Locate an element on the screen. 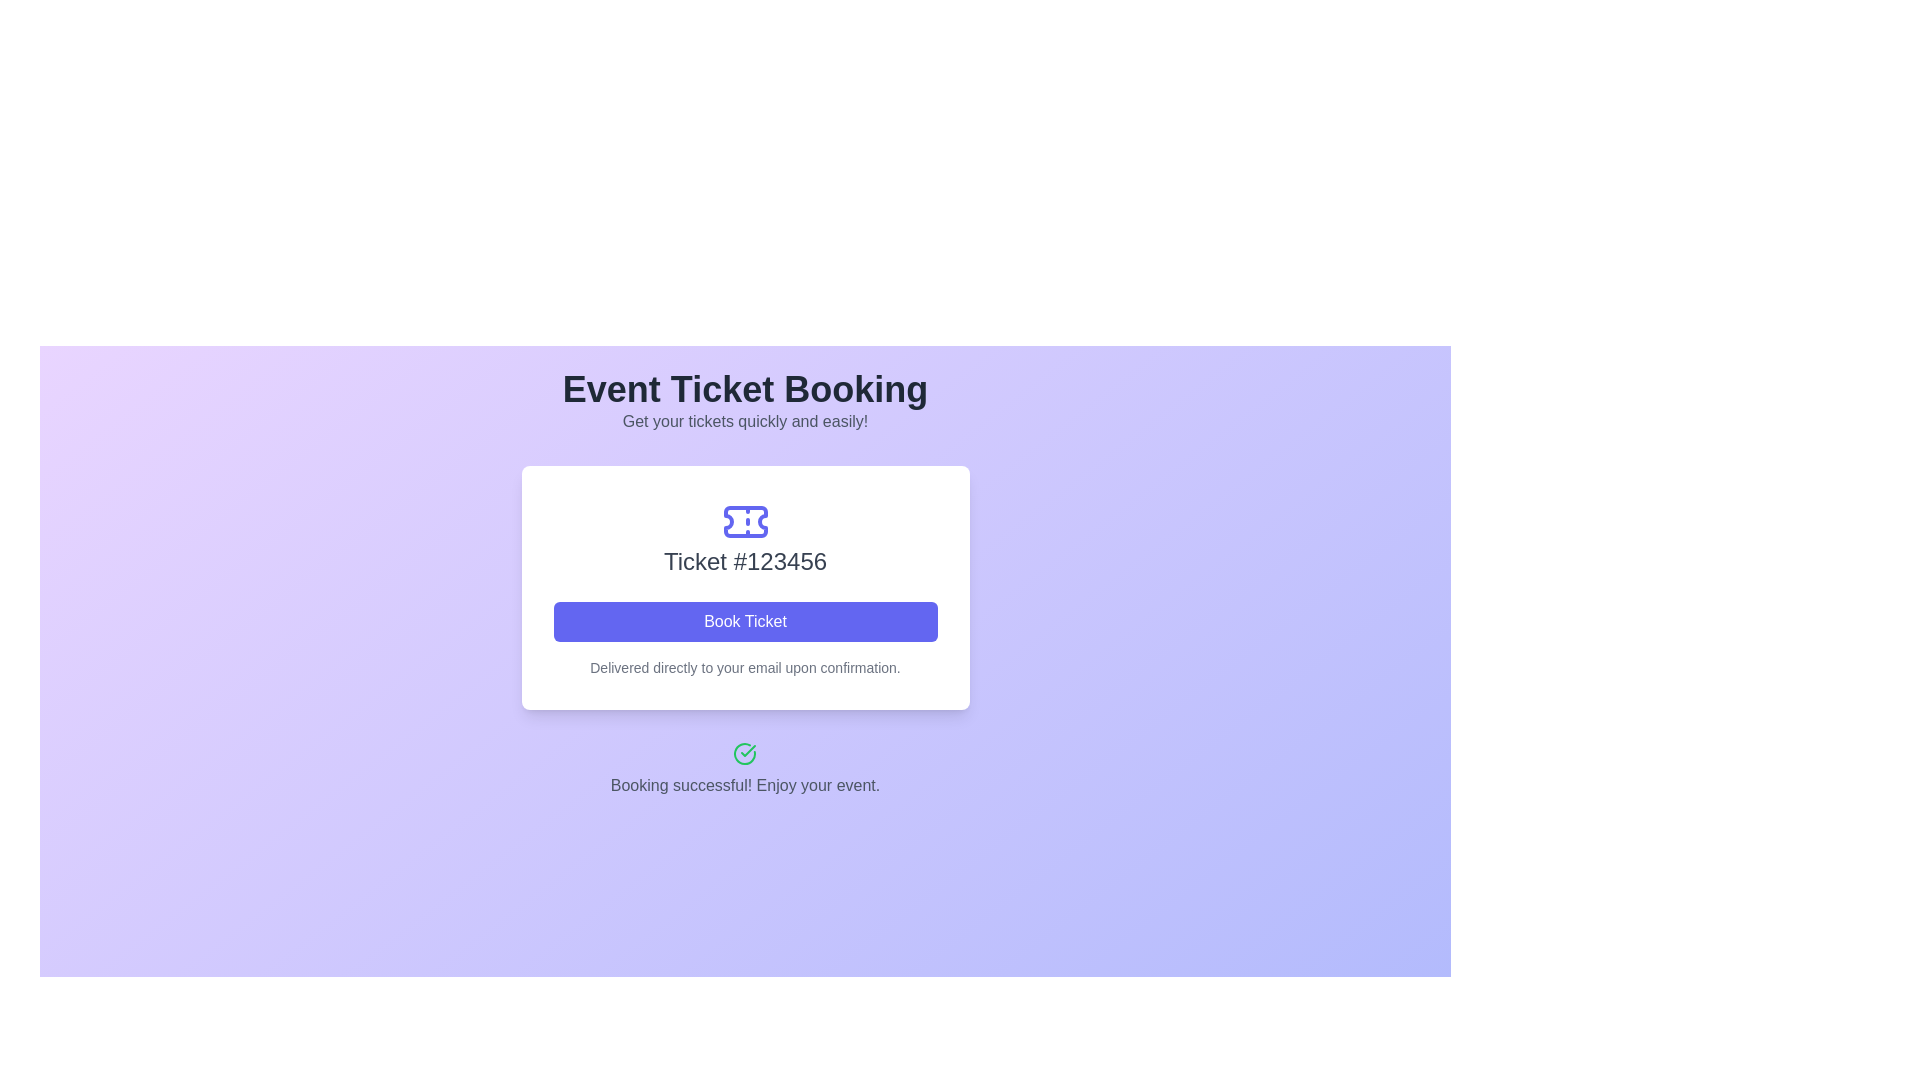 This screenshot has width=1920, height=1080. the decorative icon representing a ticket, which is part of a larger SVG component located centrally above the text 'Ticket #123456' is located at coordinates (744, 520).